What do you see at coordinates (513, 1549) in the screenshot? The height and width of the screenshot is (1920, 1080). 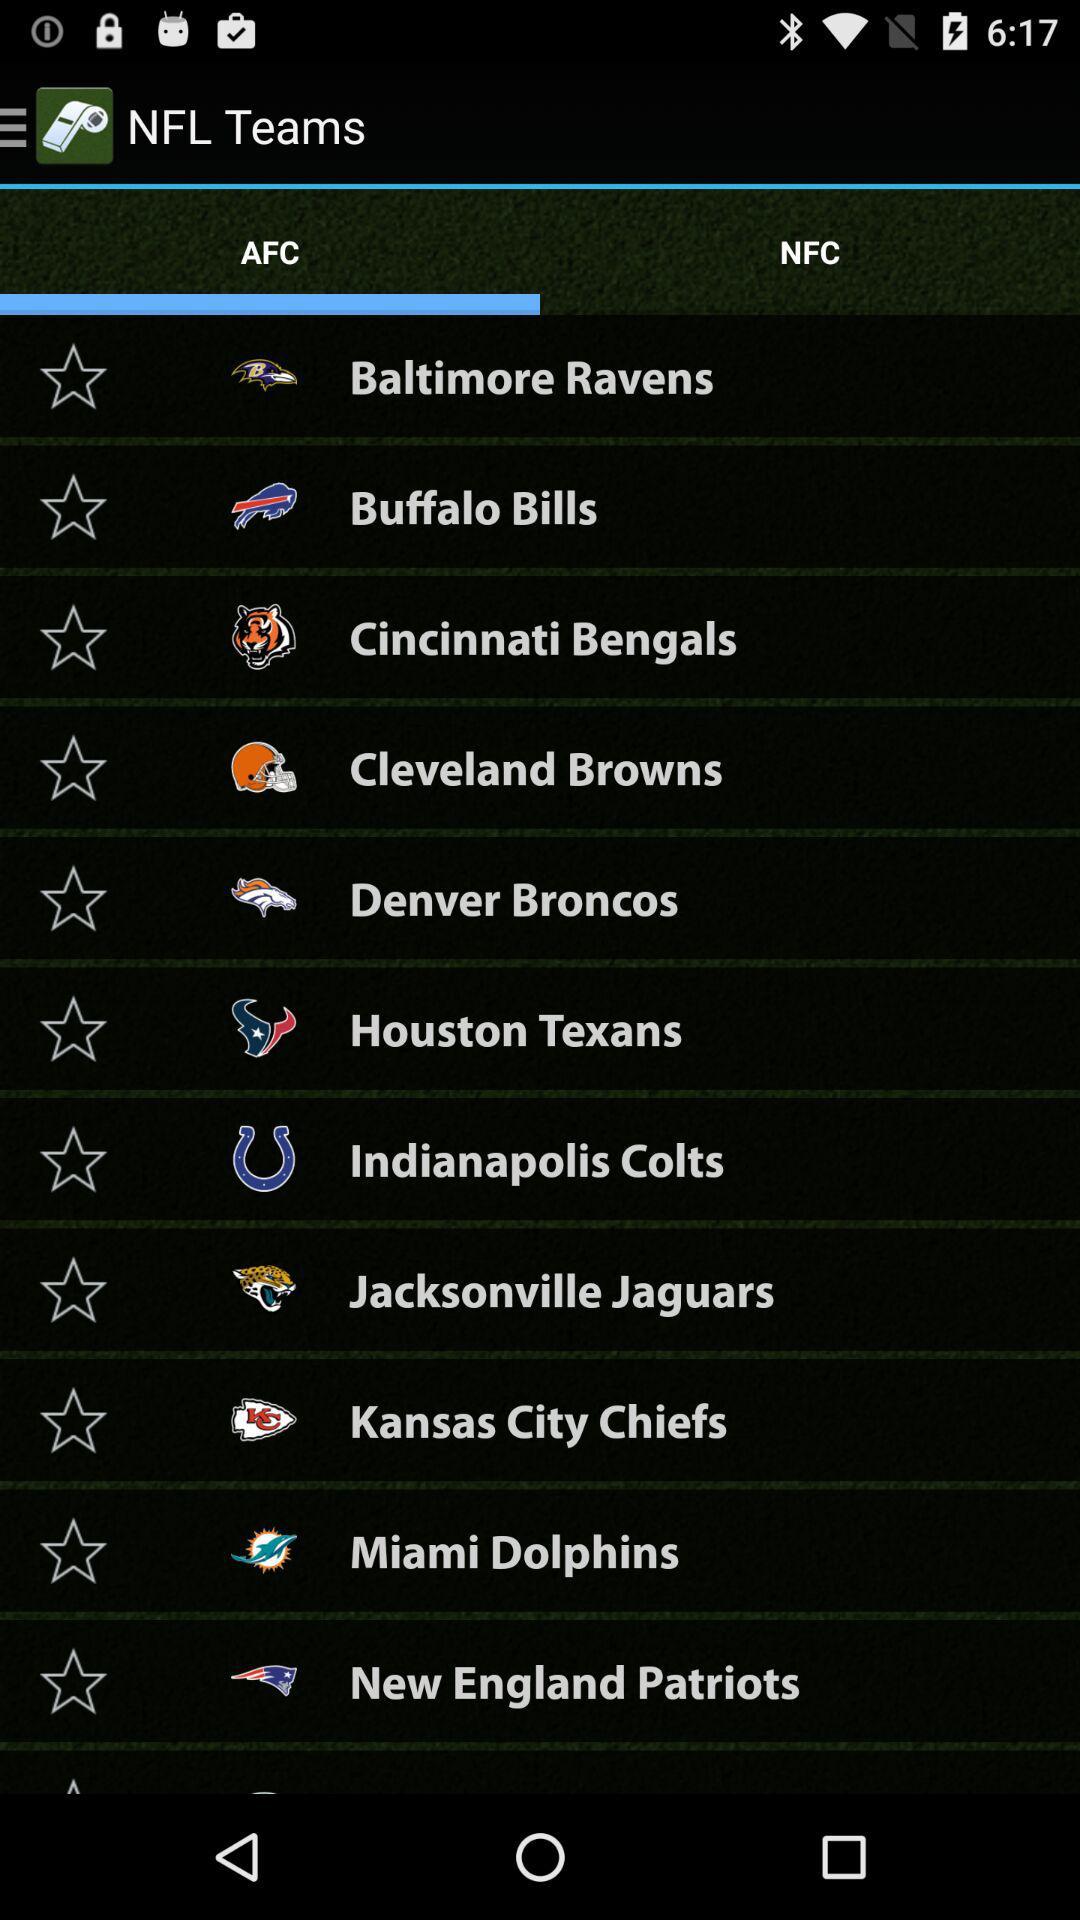 I see `the item above the new england patriots item` at bounding box center [513, 1549].